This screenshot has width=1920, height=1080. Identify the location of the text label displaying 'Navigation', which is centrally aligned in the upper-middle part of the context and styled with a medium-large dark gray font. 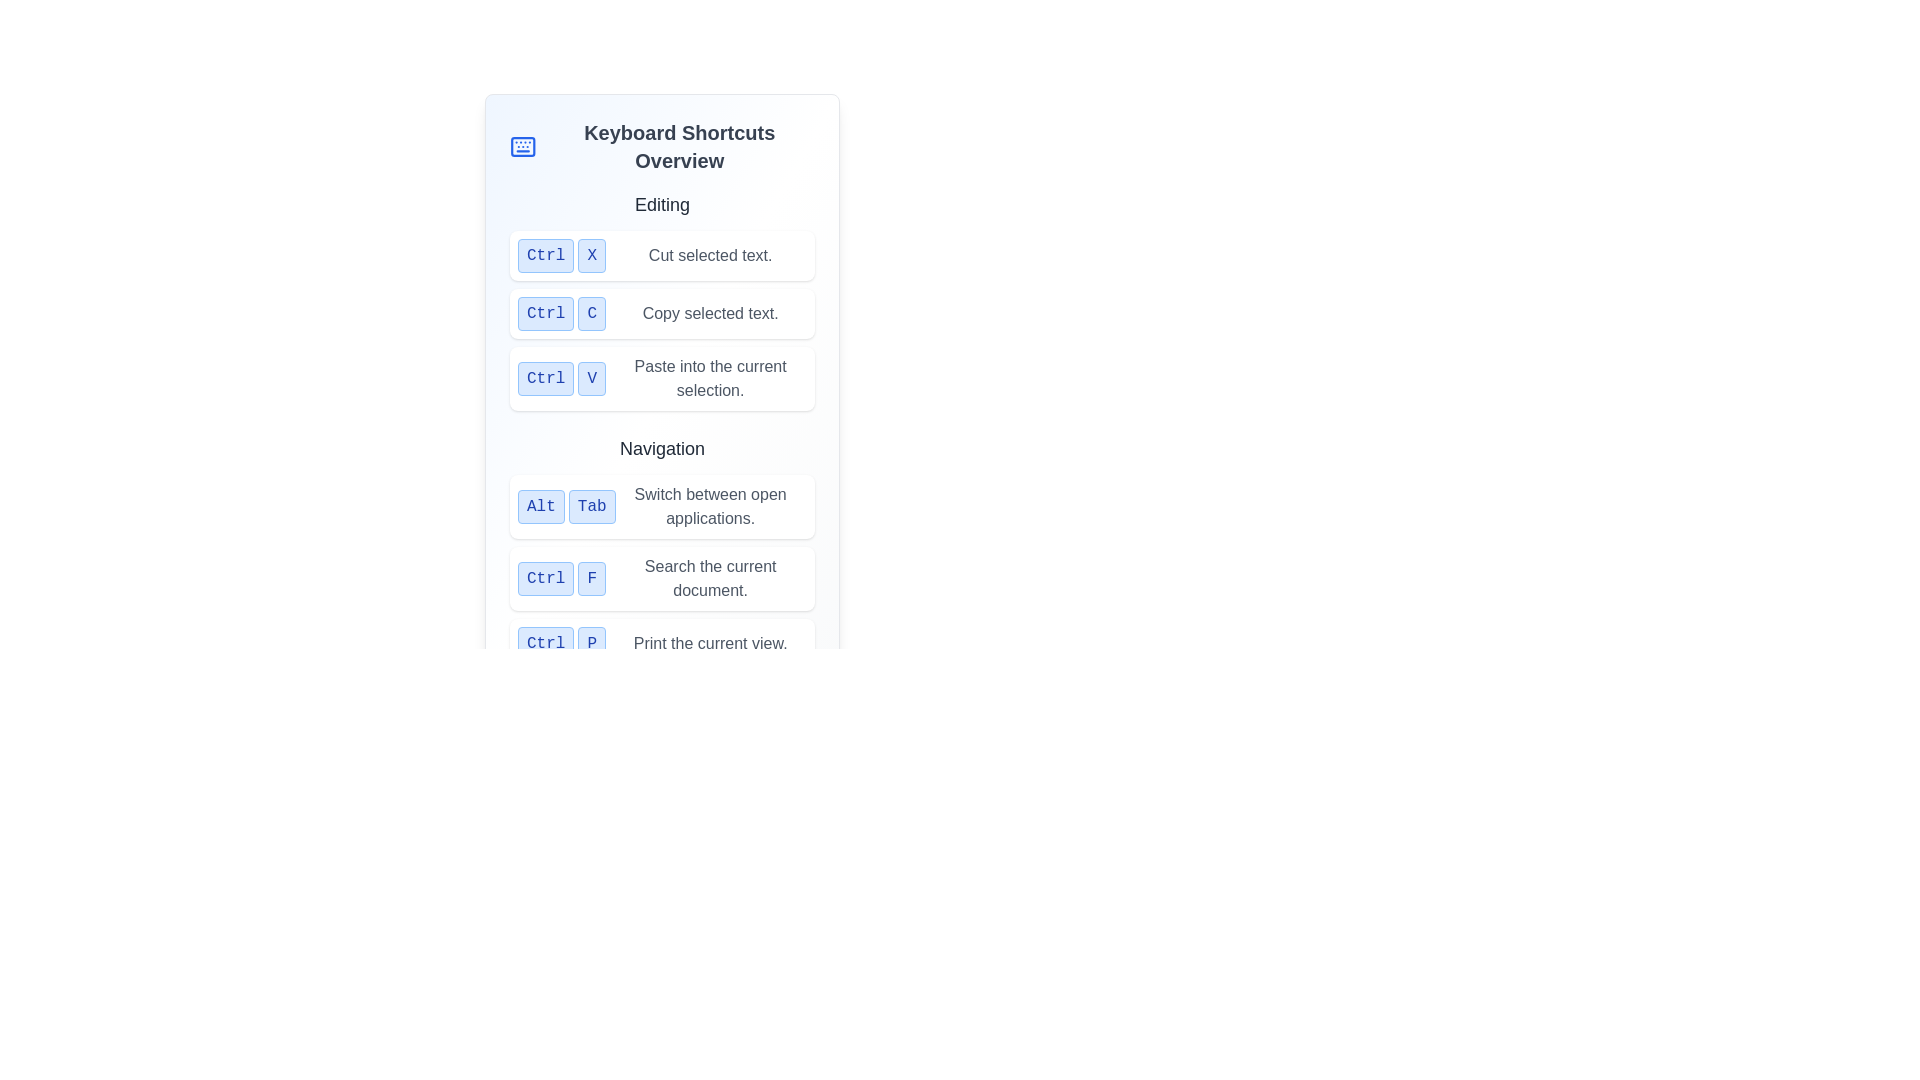
(662, 447).